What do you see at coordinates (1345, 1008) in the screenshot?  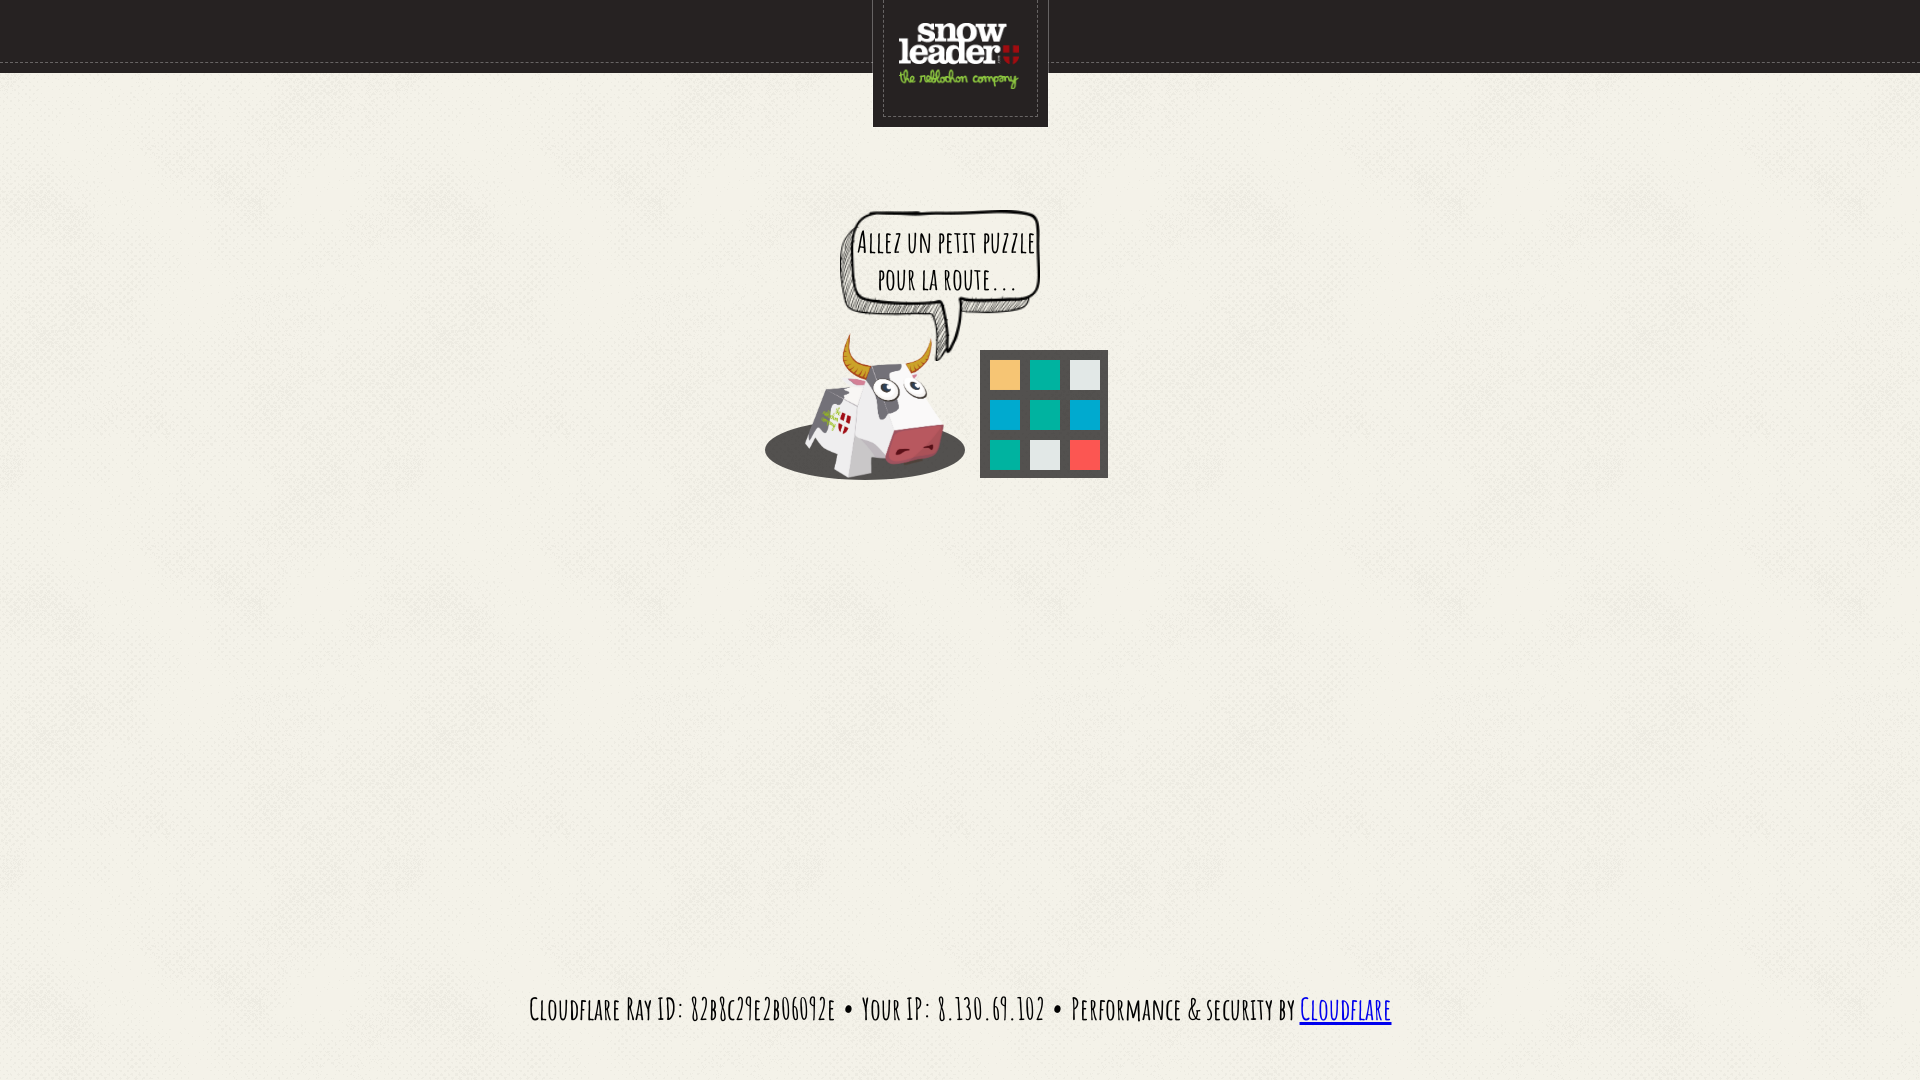 I see `'Cloudflare'` at bounding box center [1345, 1008].